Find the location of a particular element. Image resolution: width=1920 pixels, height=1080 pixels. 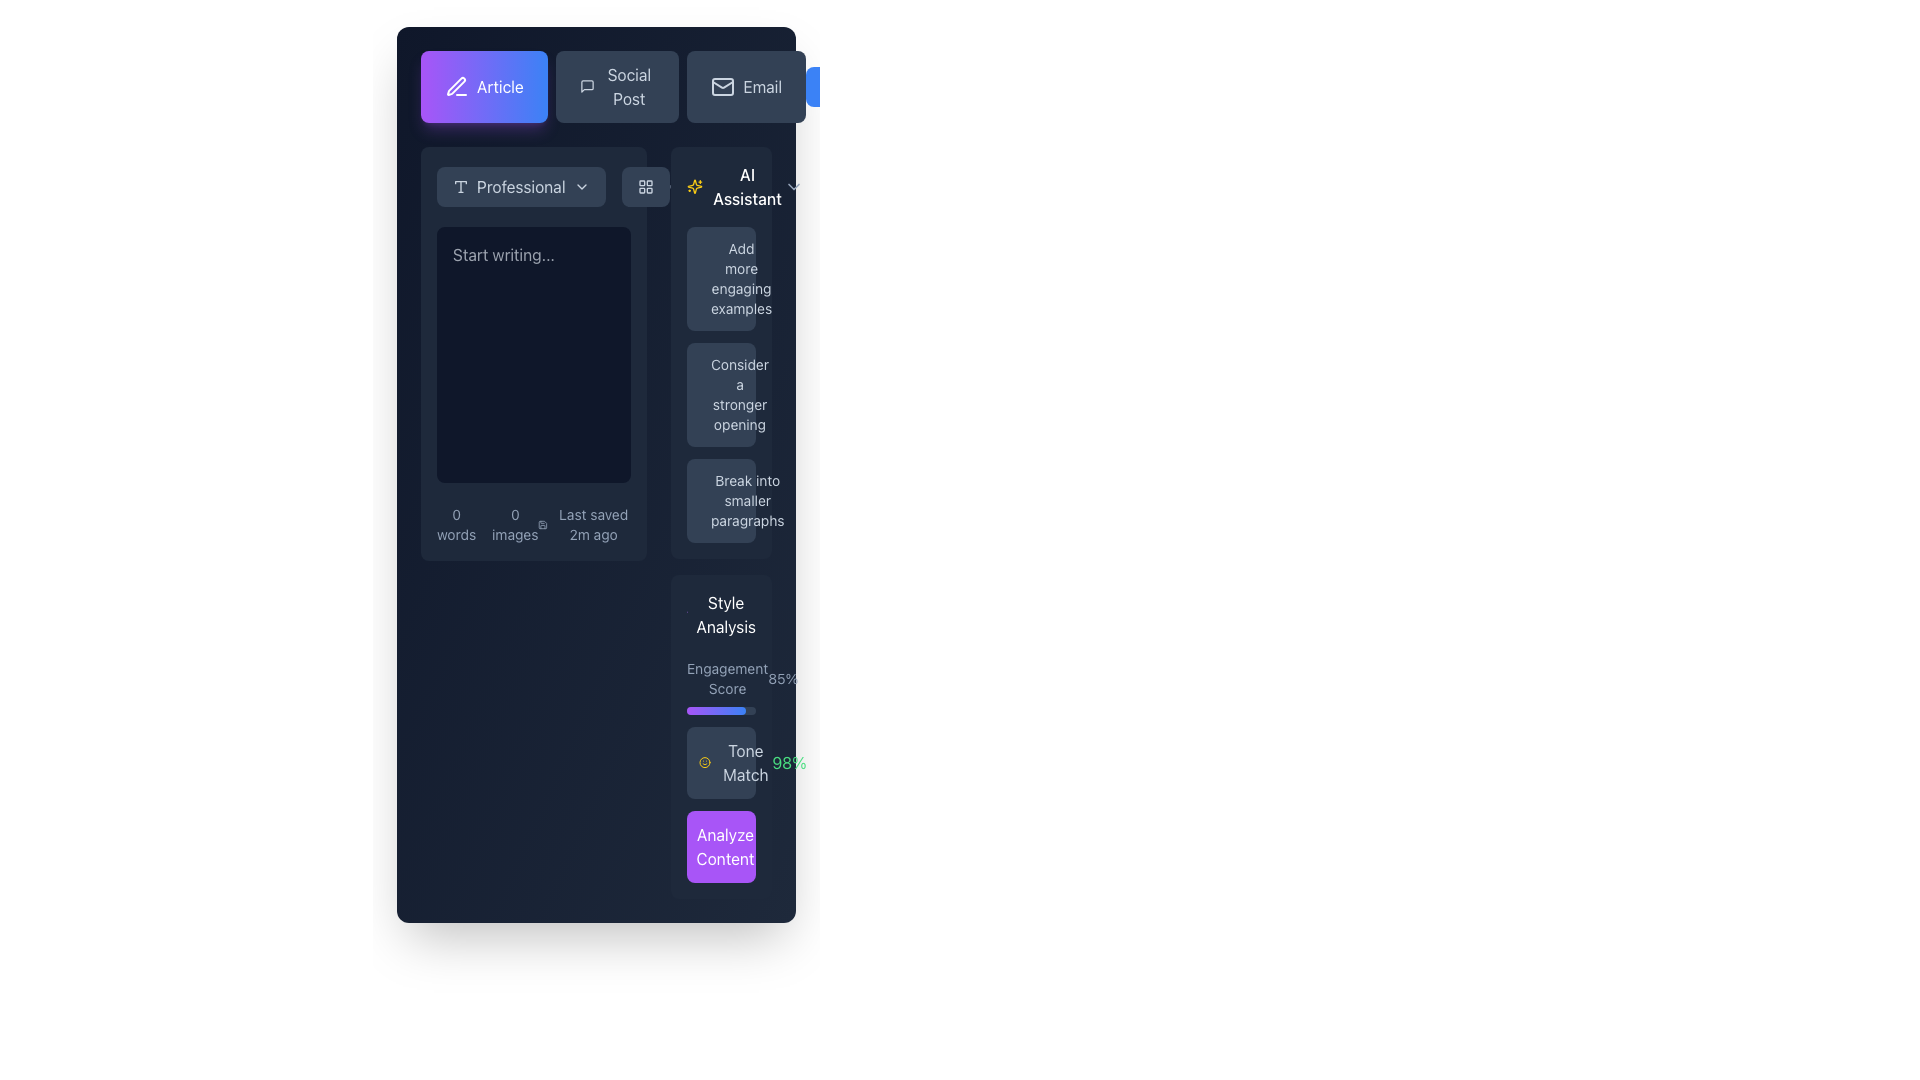

the text display showing '85%' in light gray, located next to 'Engagement Score' within the 'Style Analysis' section is located at coordinates (782, 677).